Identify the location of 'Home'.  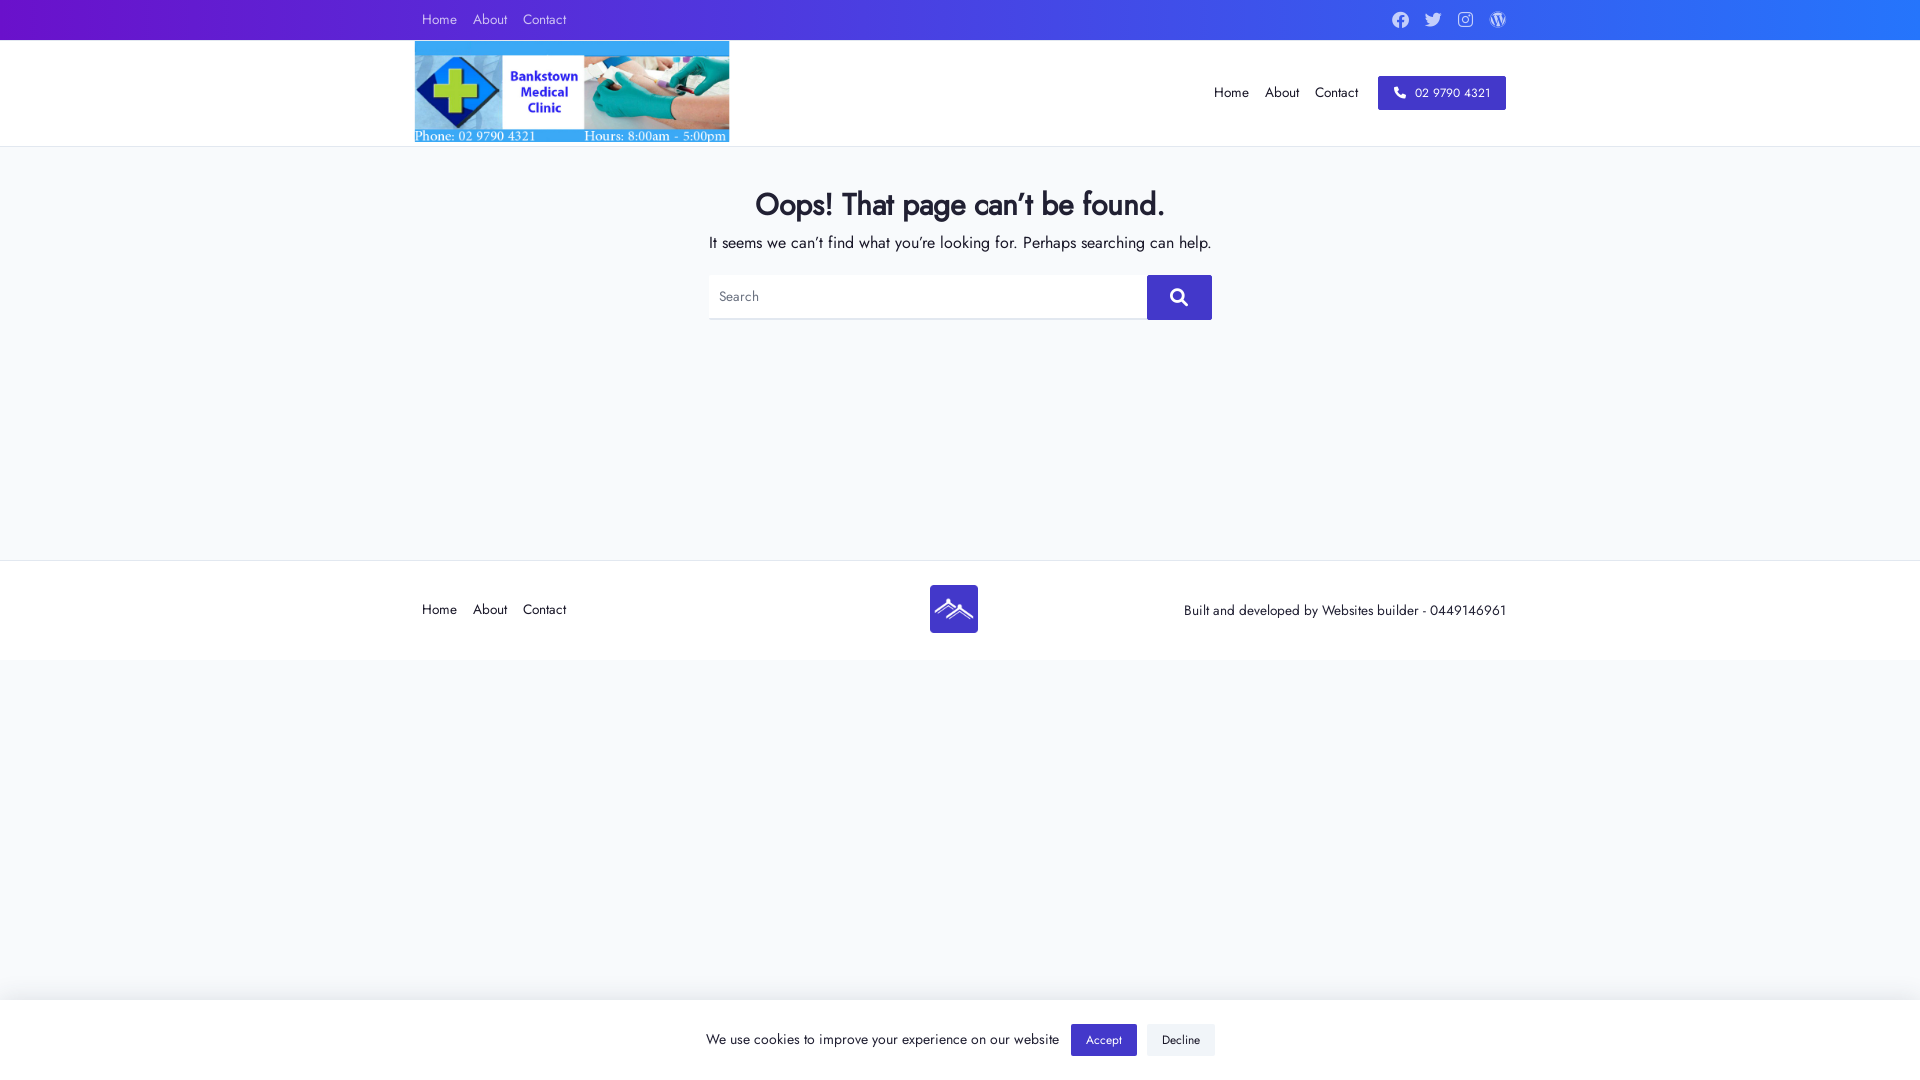
(438, 19).